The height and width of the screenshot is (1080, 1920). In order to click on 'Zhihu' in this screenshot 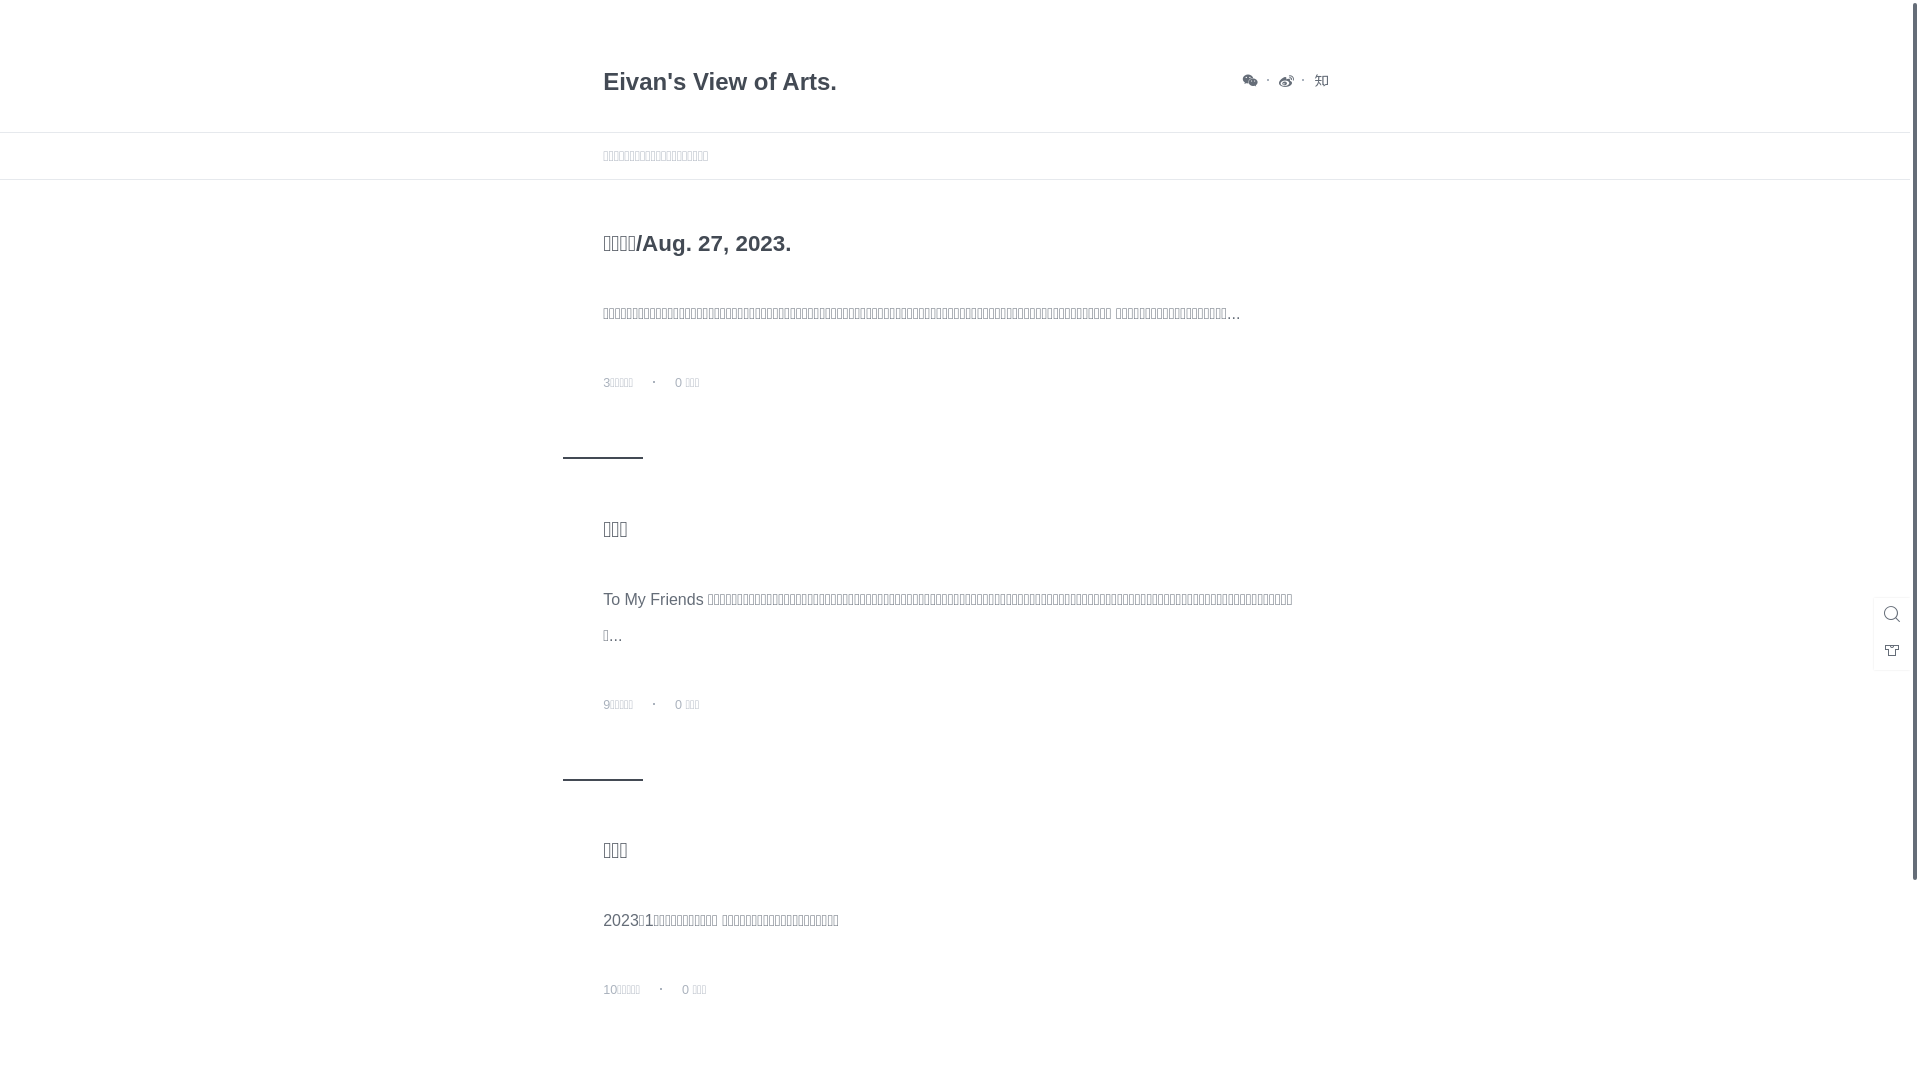, I will do `click(1321, 79)`.